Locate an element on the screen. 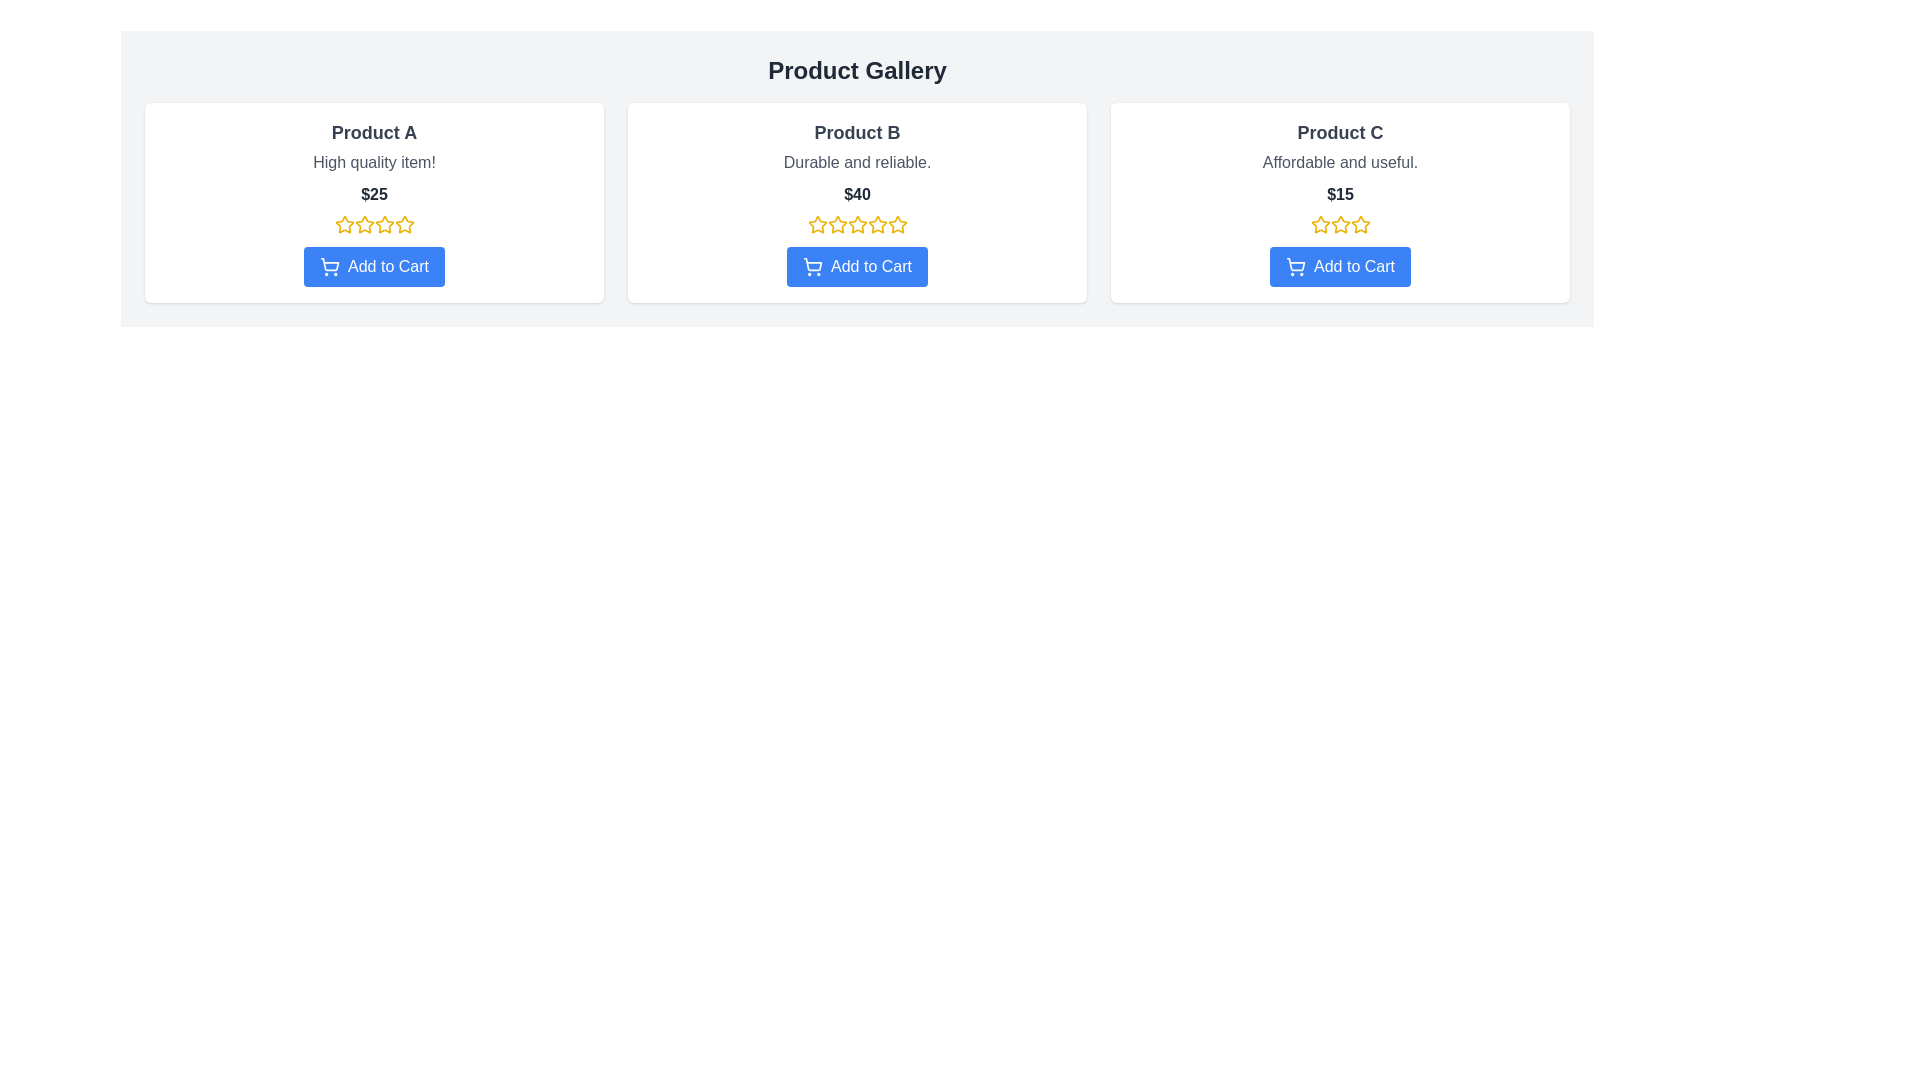 The image size is (1920, 1080). the fifth star in the rating component below the 'Product A' description is located at coordinates (403, 224).